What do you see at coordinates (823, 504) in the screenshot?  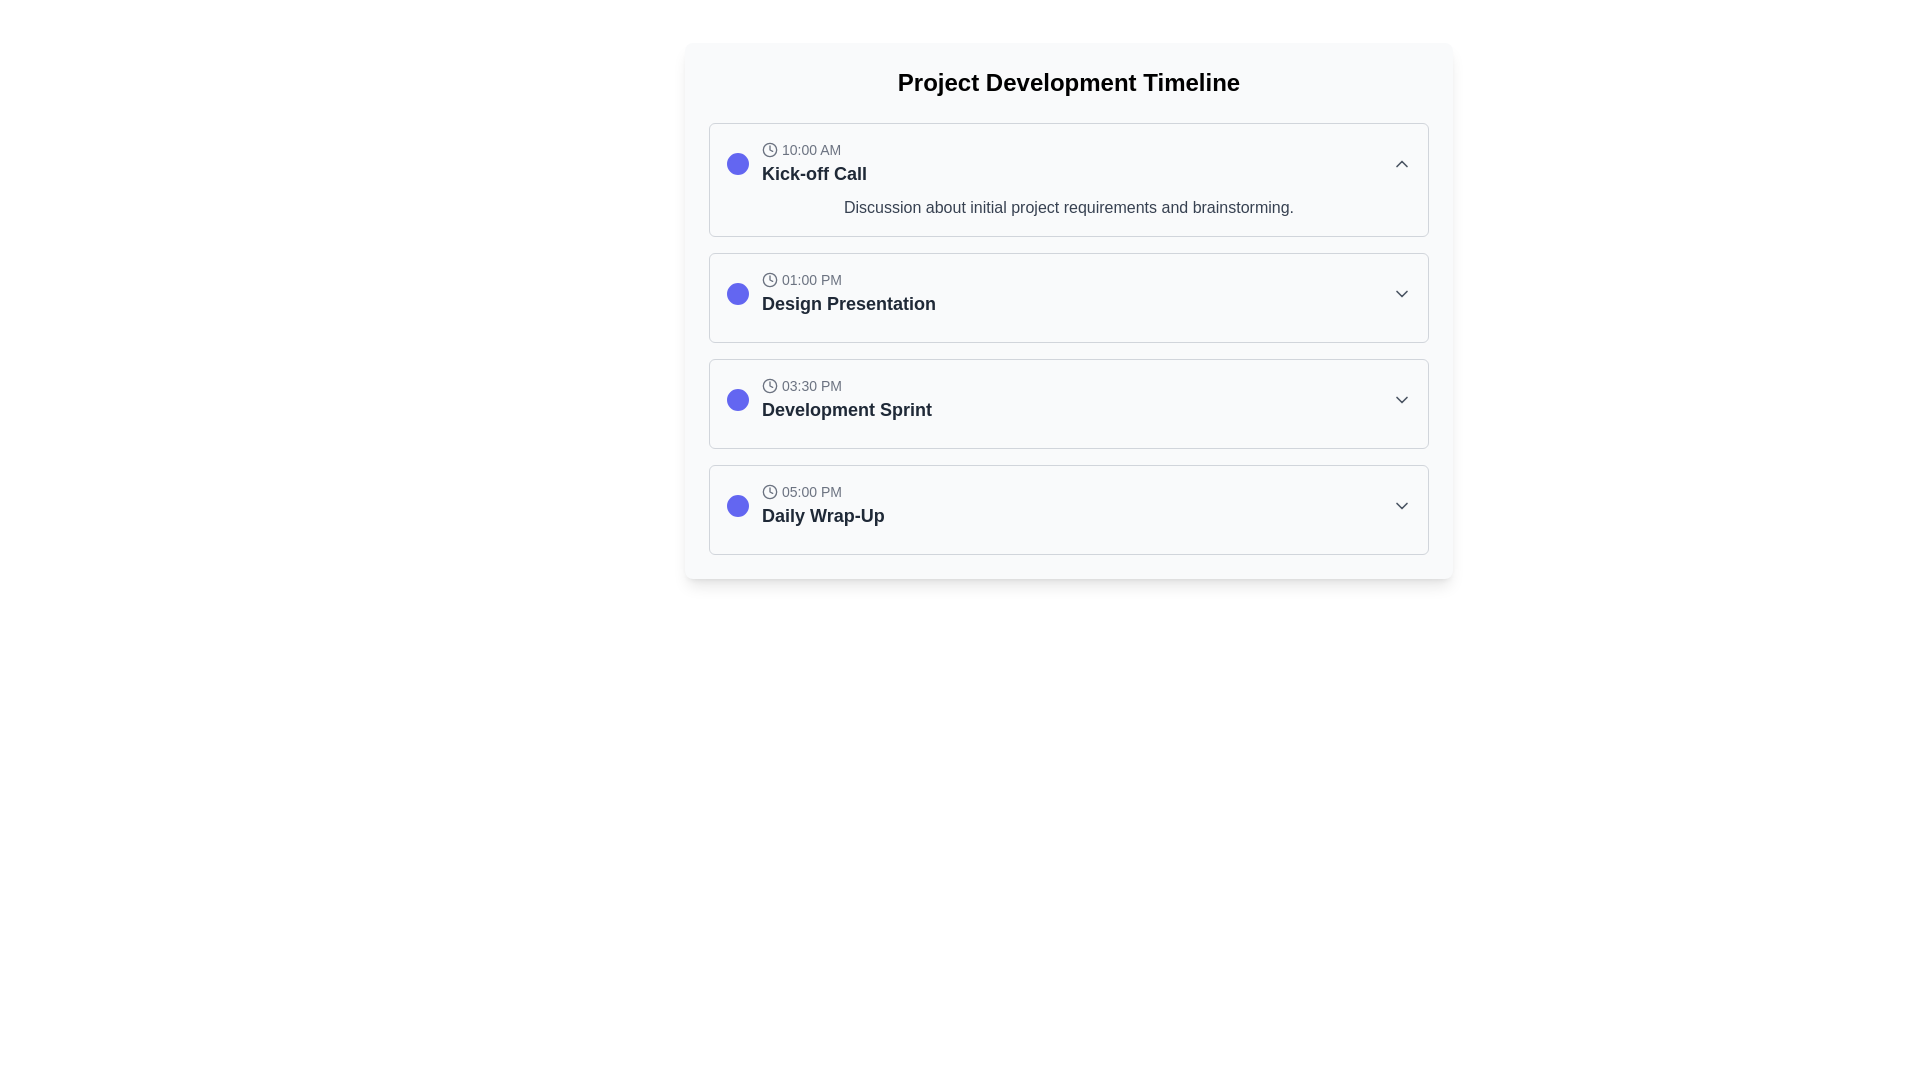 I see `the Display label element featuring the text '05:00 PM' and 'Daily Wrap-Up' along with the clock icon, which is the fourth item in the vertical list of event entries` at bounding box center [823, 504].